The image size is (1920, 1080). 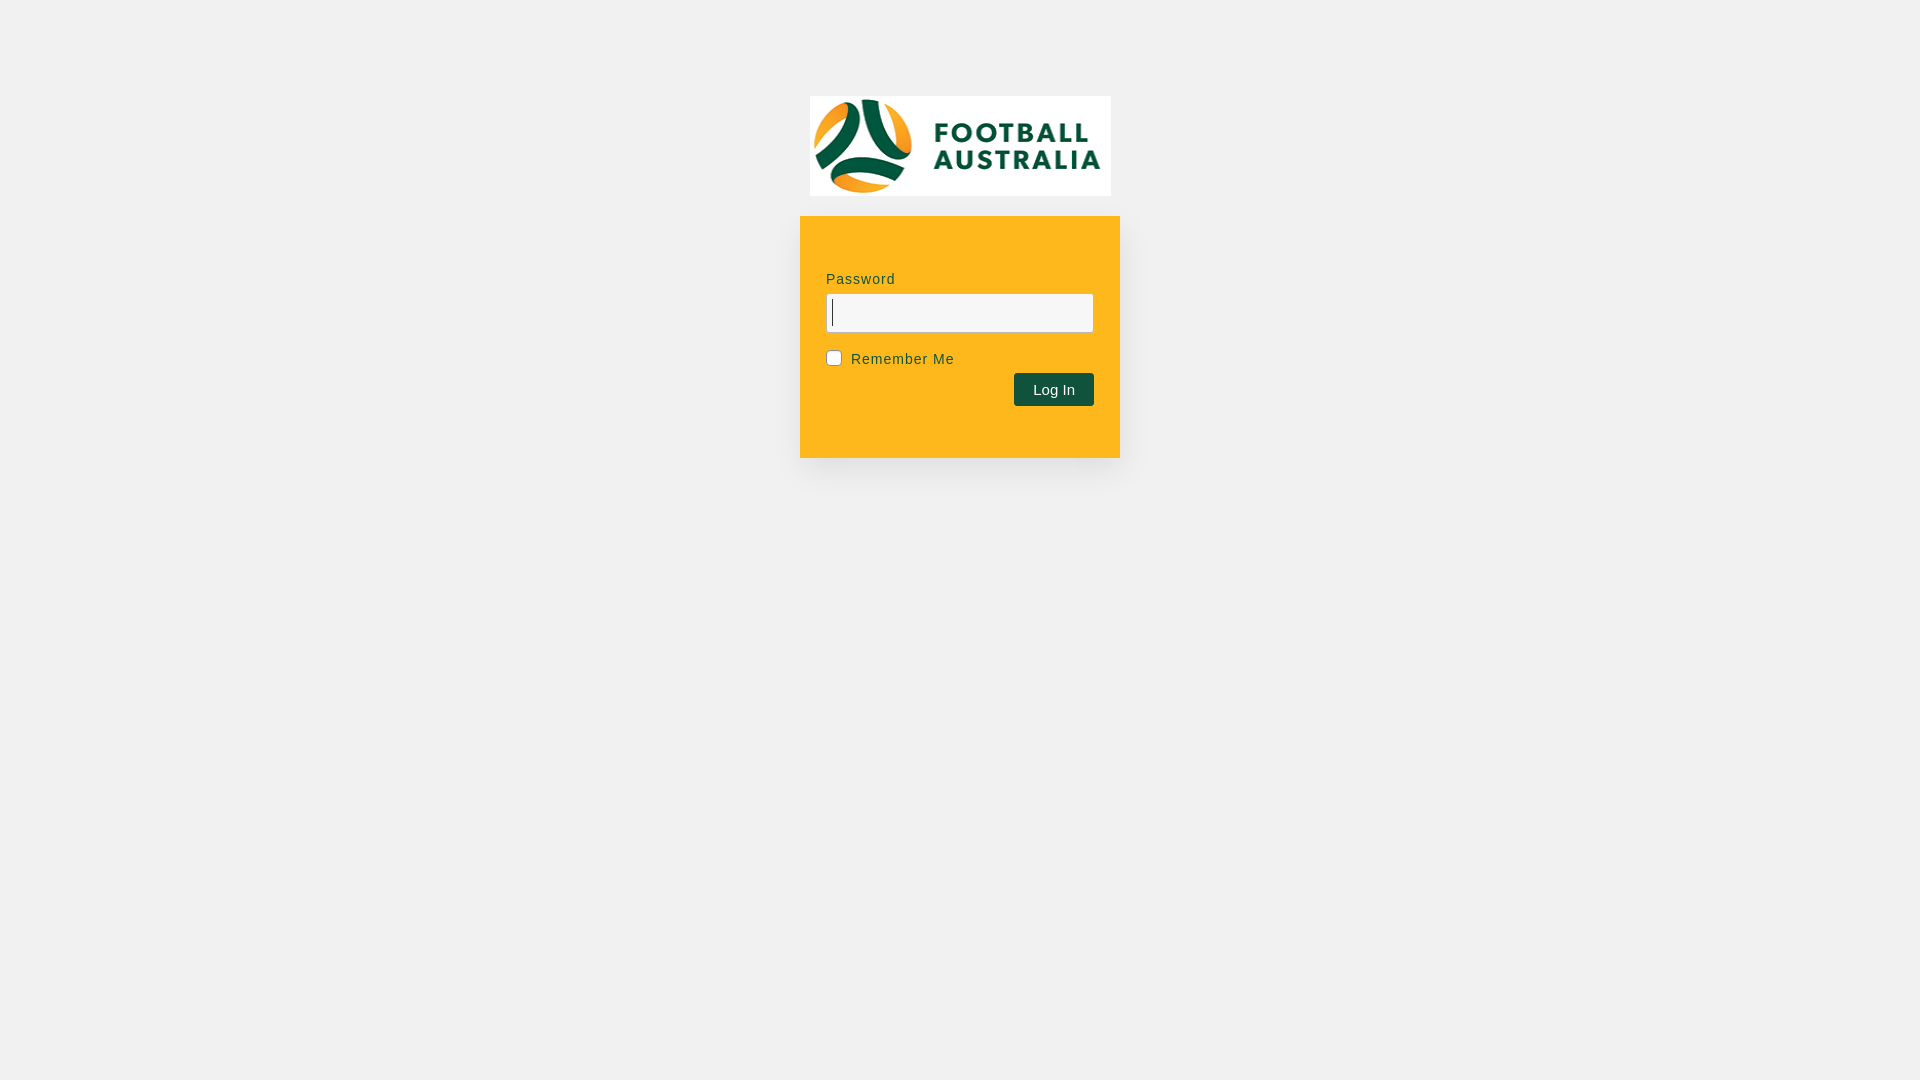 What do you see at coordinates (1053, 388) in the screenshot?
I see `'Log In'` at bounding box center [1053, 388].